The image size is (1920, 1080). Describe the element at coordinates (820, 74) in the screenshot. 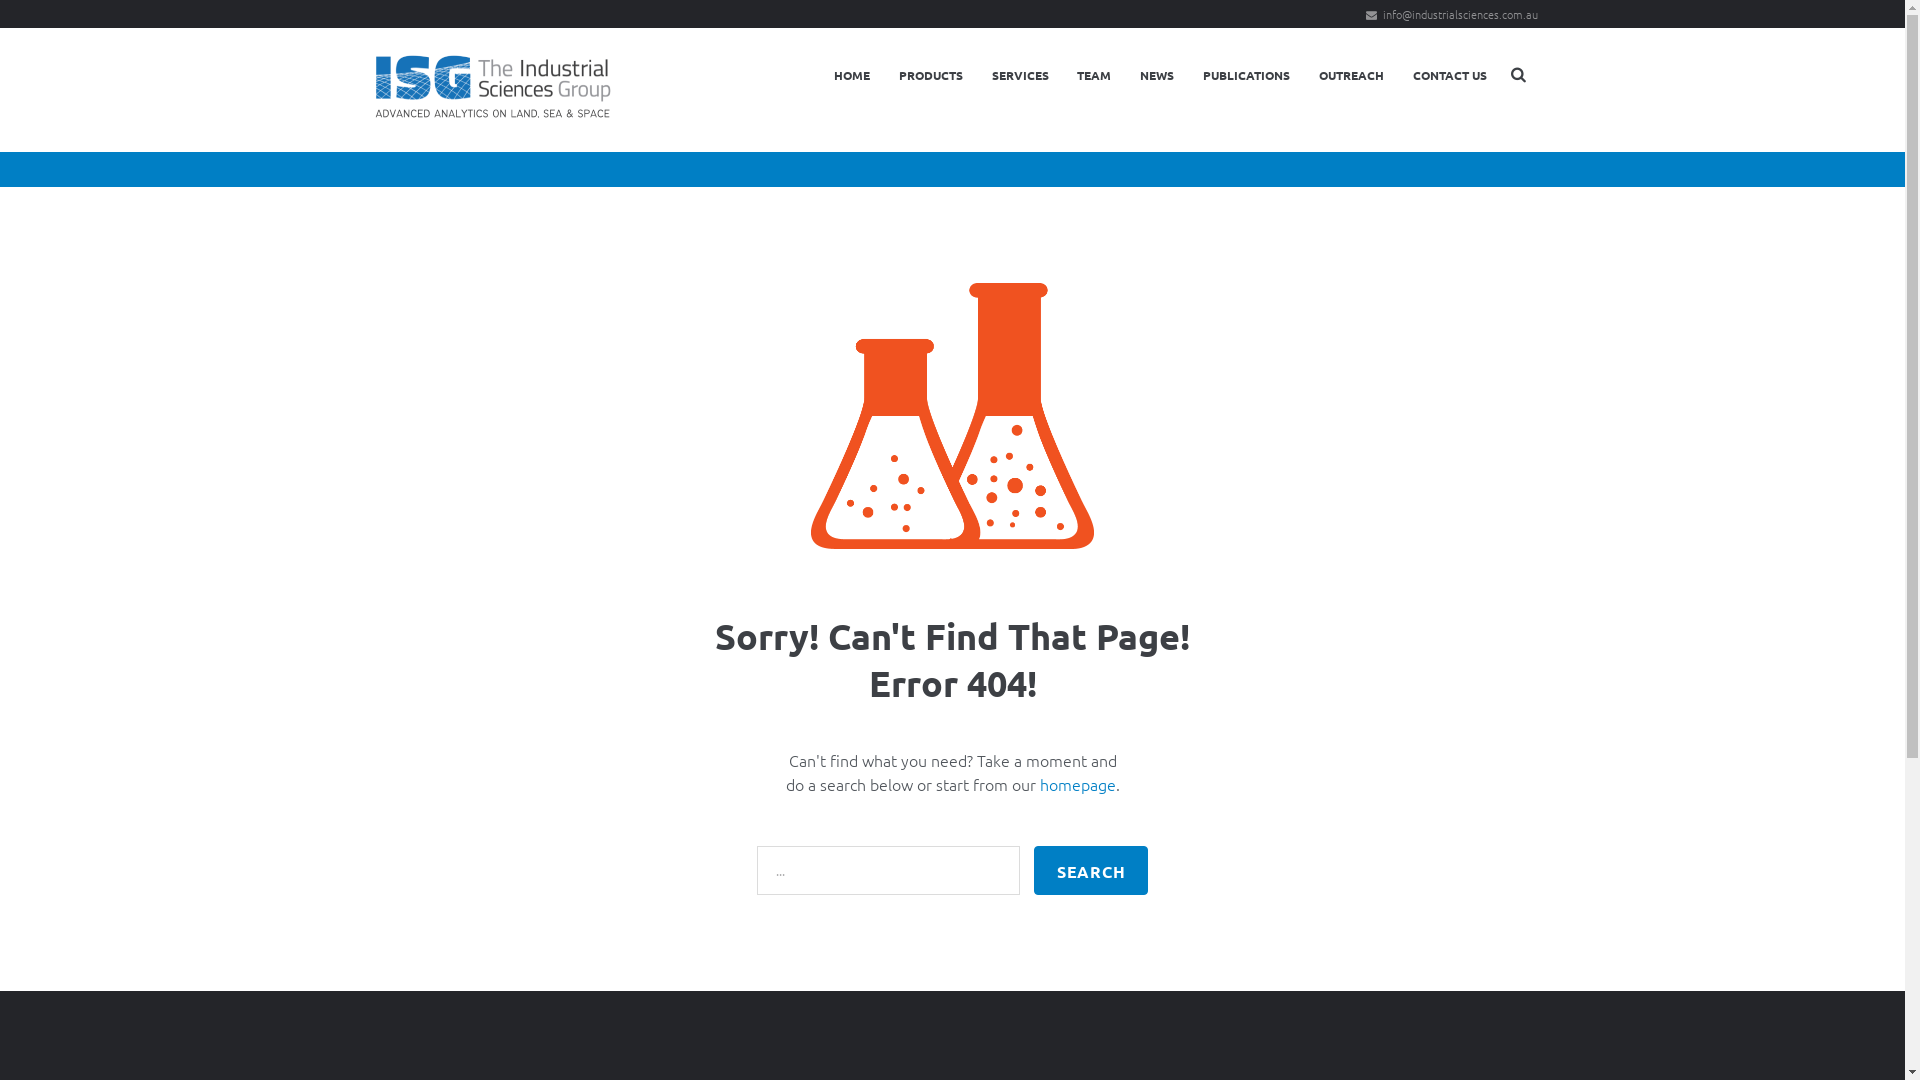

I see `'HOME'` at that location.